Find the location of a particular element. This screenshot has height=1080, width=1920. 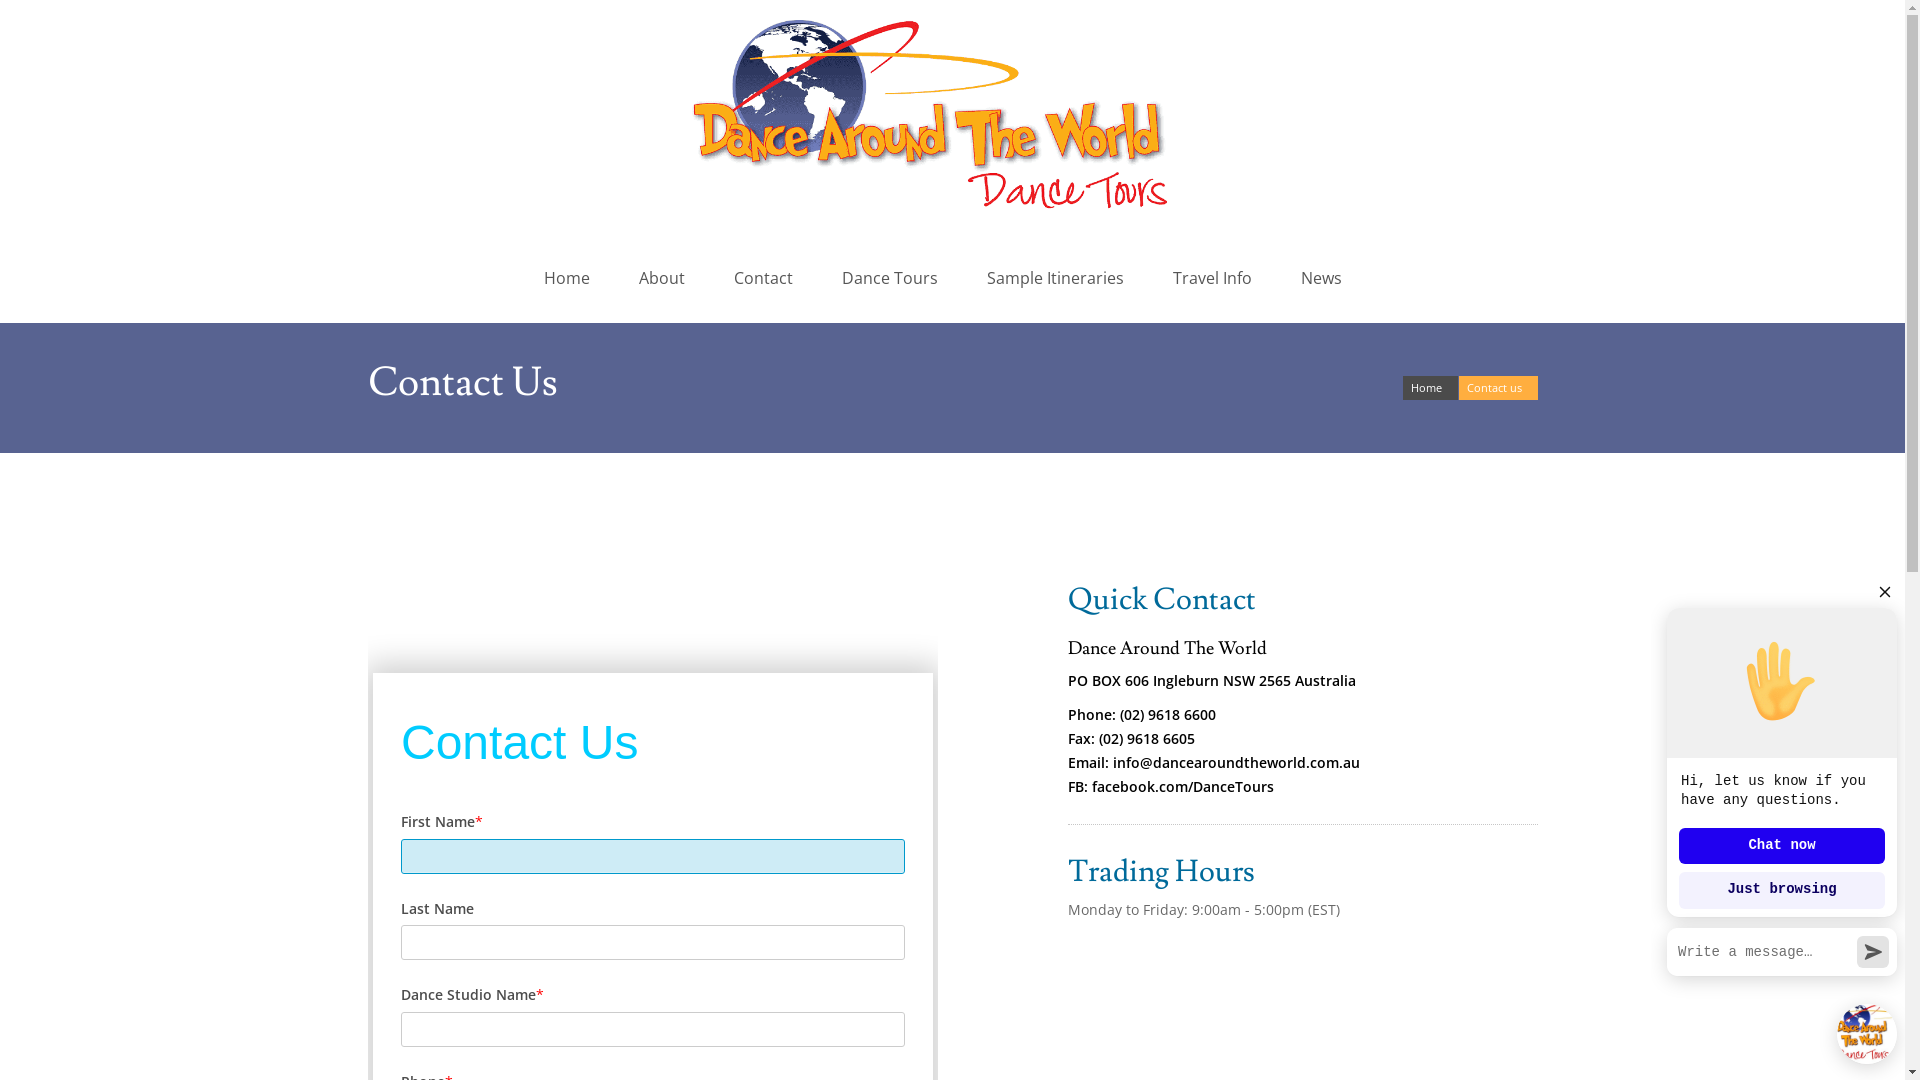

'Contact us' is located at coordinates (1497, 388).